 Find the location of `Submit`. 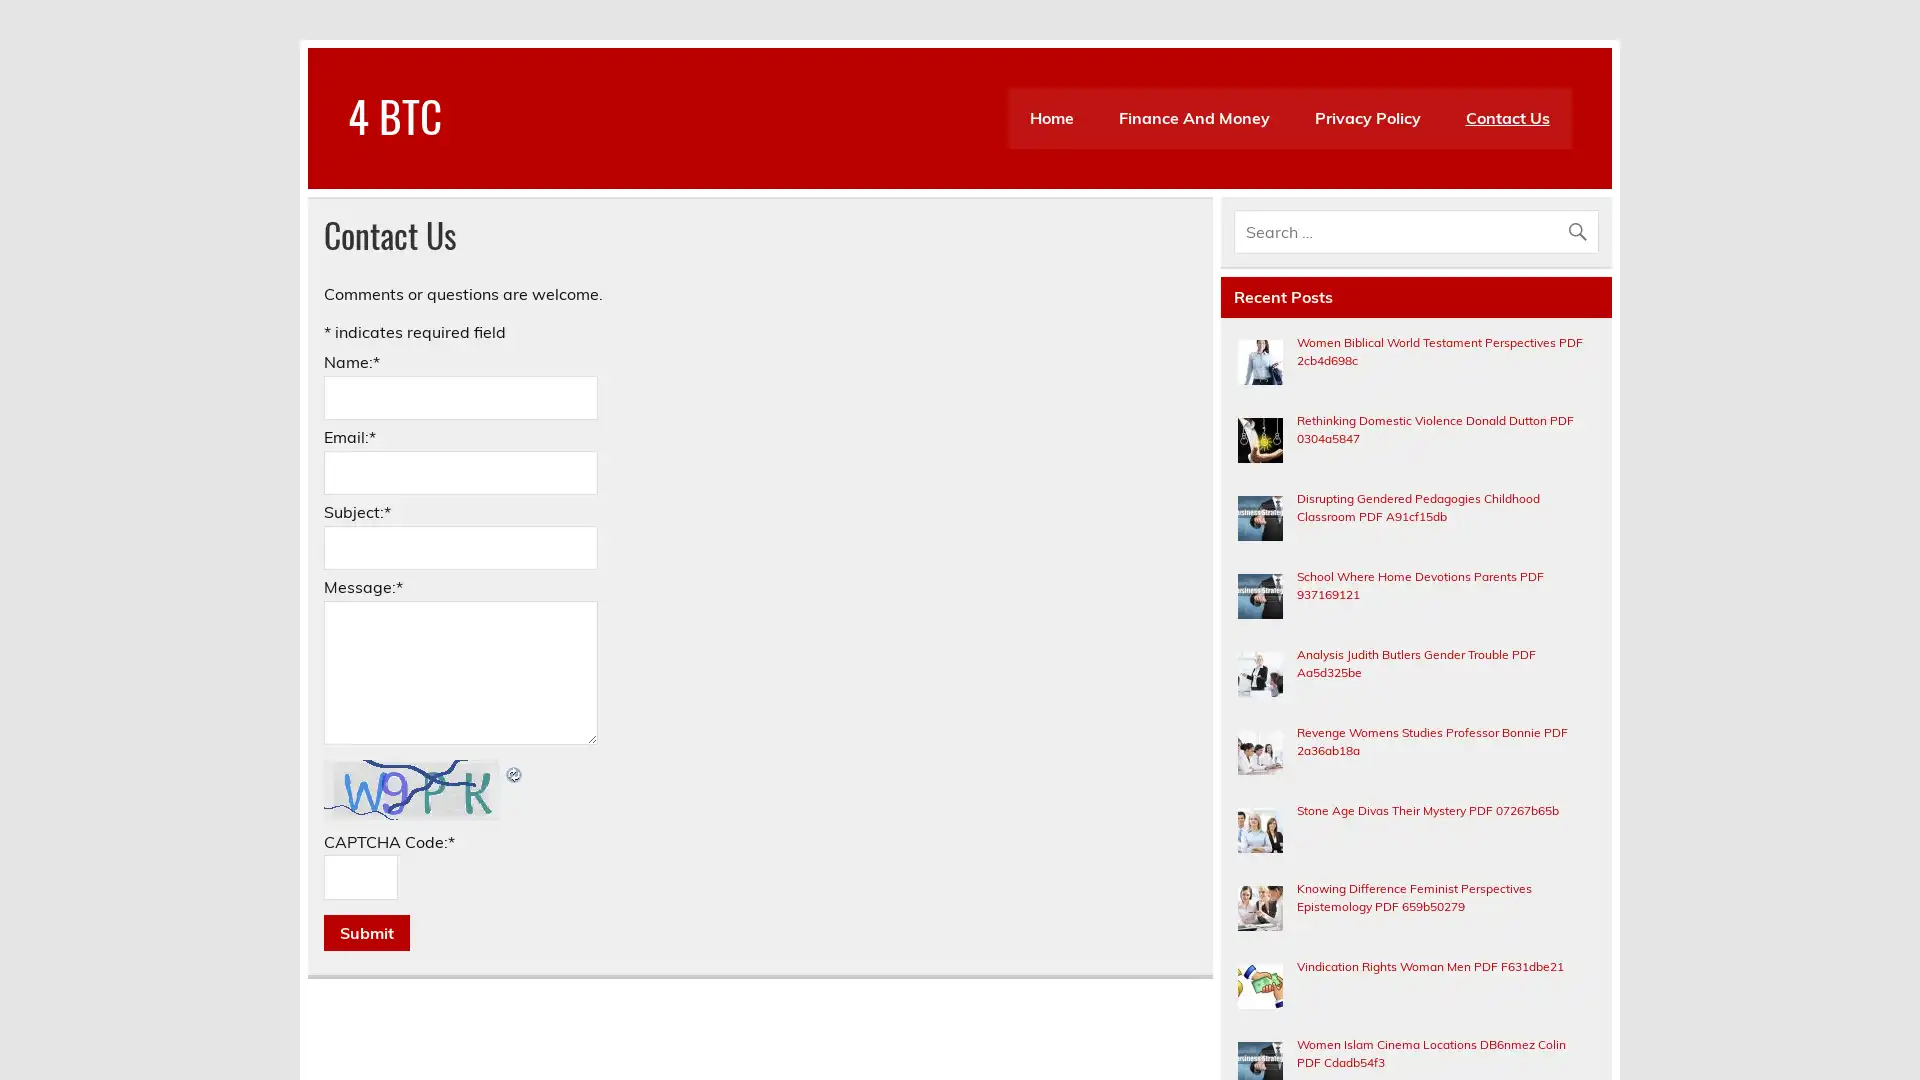

Submit is located at coordinates (366, 932).